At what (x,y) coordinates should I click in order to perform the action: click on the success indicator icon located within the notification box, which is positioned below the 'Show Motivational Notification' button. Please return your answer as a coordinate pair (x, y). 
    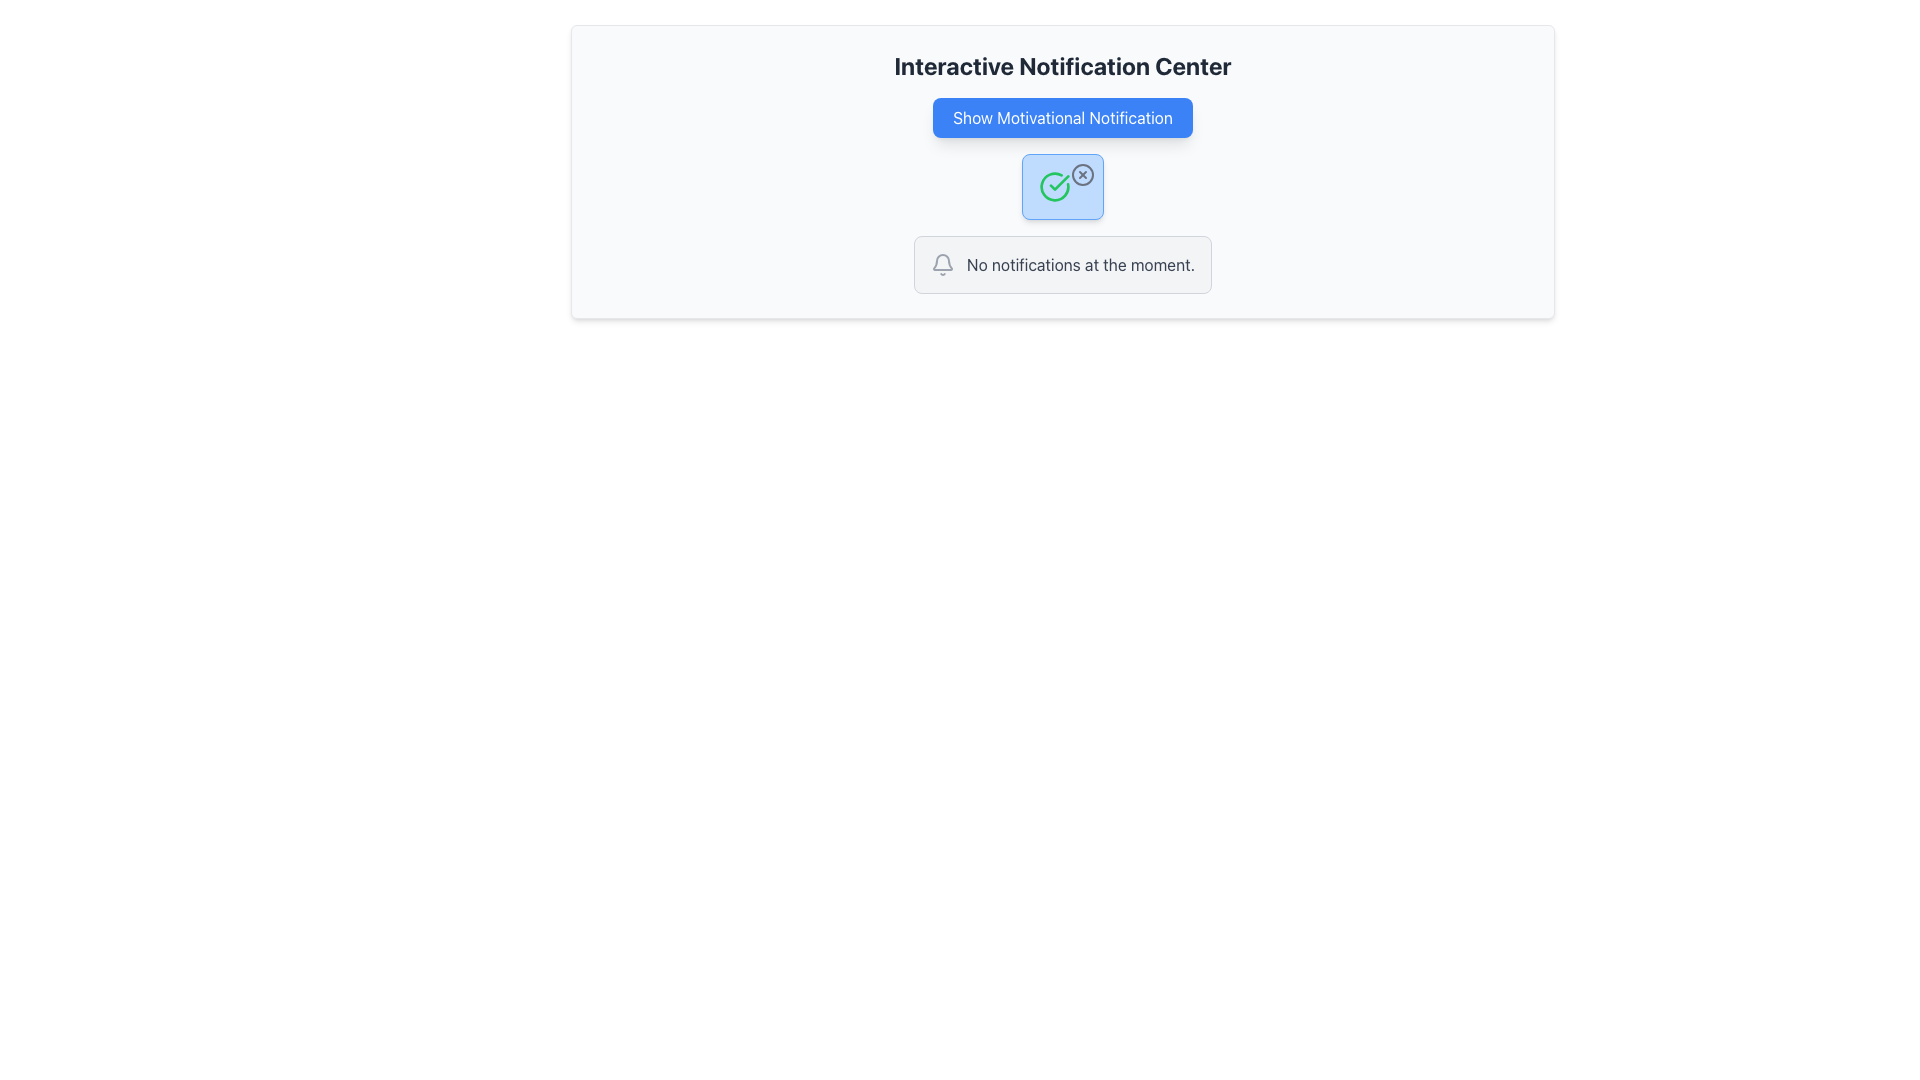
    Looking at the image, I should click on (1054, 186).